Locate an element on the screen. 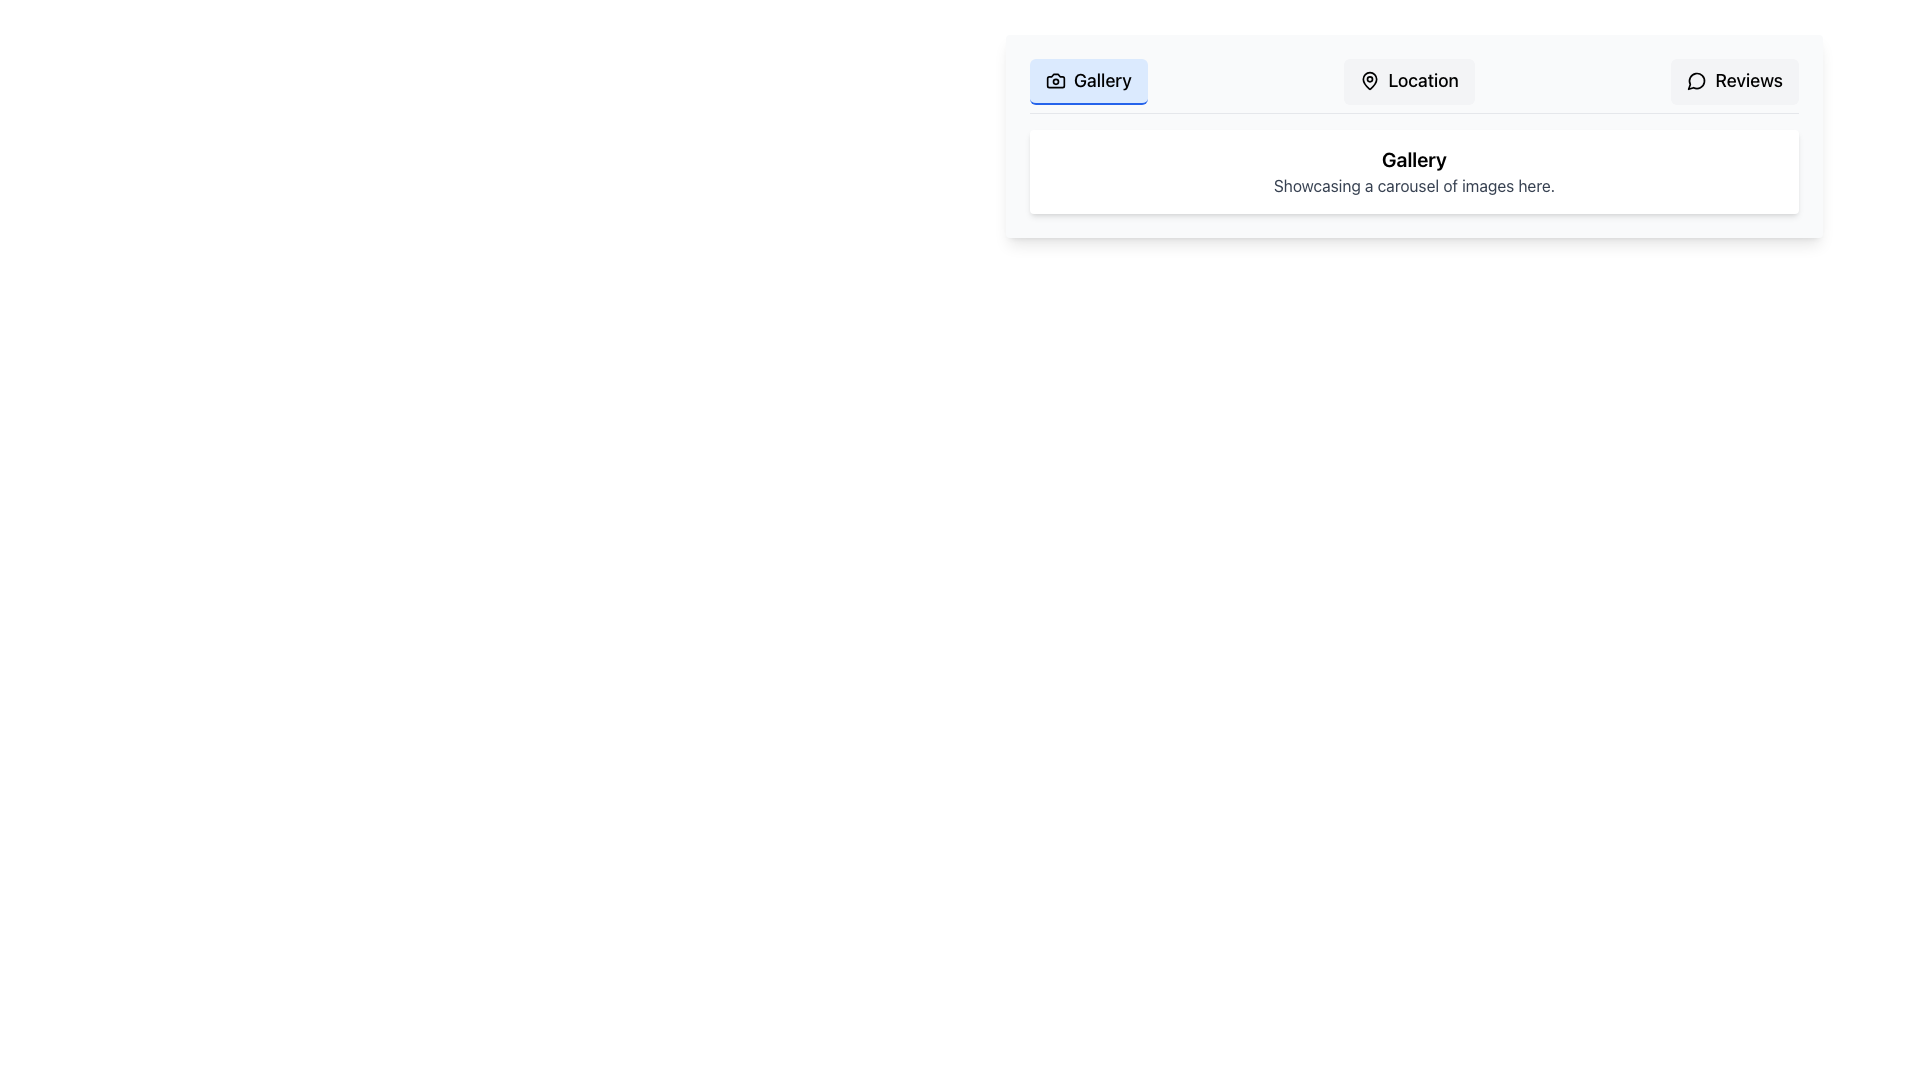 The width and height of the screenshot is (1920, 1080). the 'Reviews' icon, which is part of the clickable button labeled 'Reviews' located in the top-right corner of the layout is located at coordinates (1696, 80).